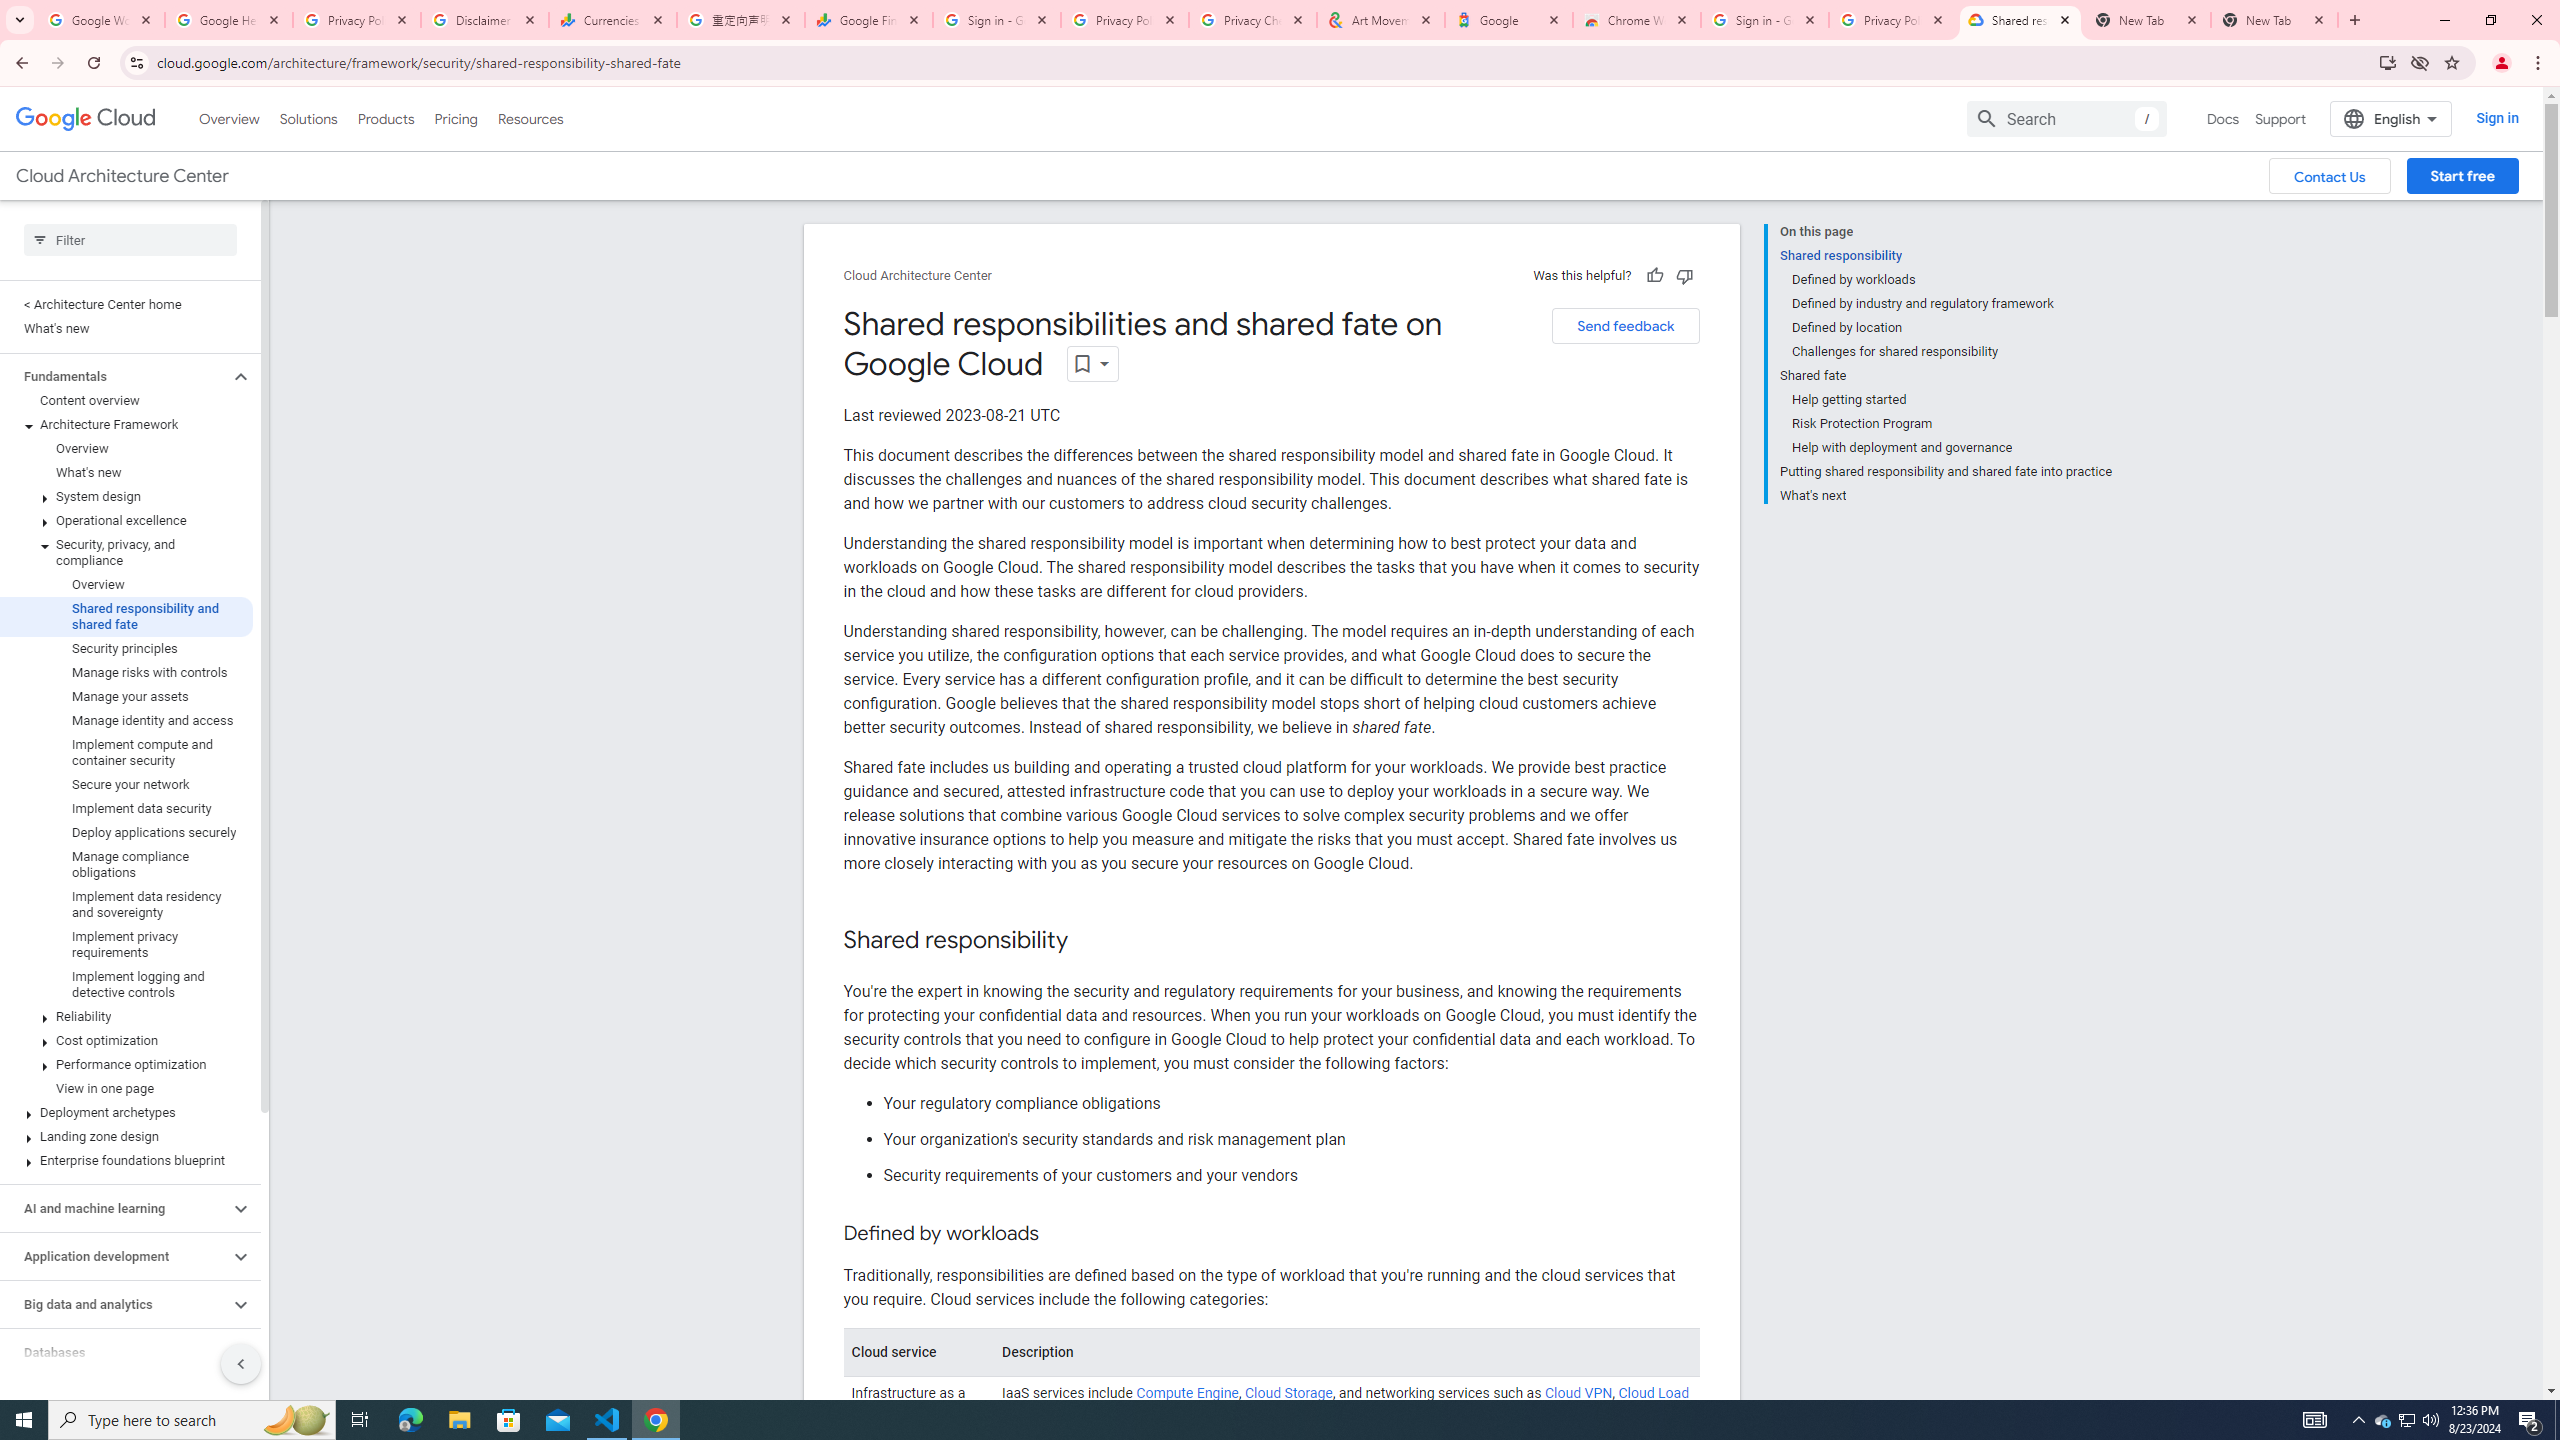  Describe the element at coordinates (1683, 275) in the screenshot. I see `'Not helpful'` at that location.